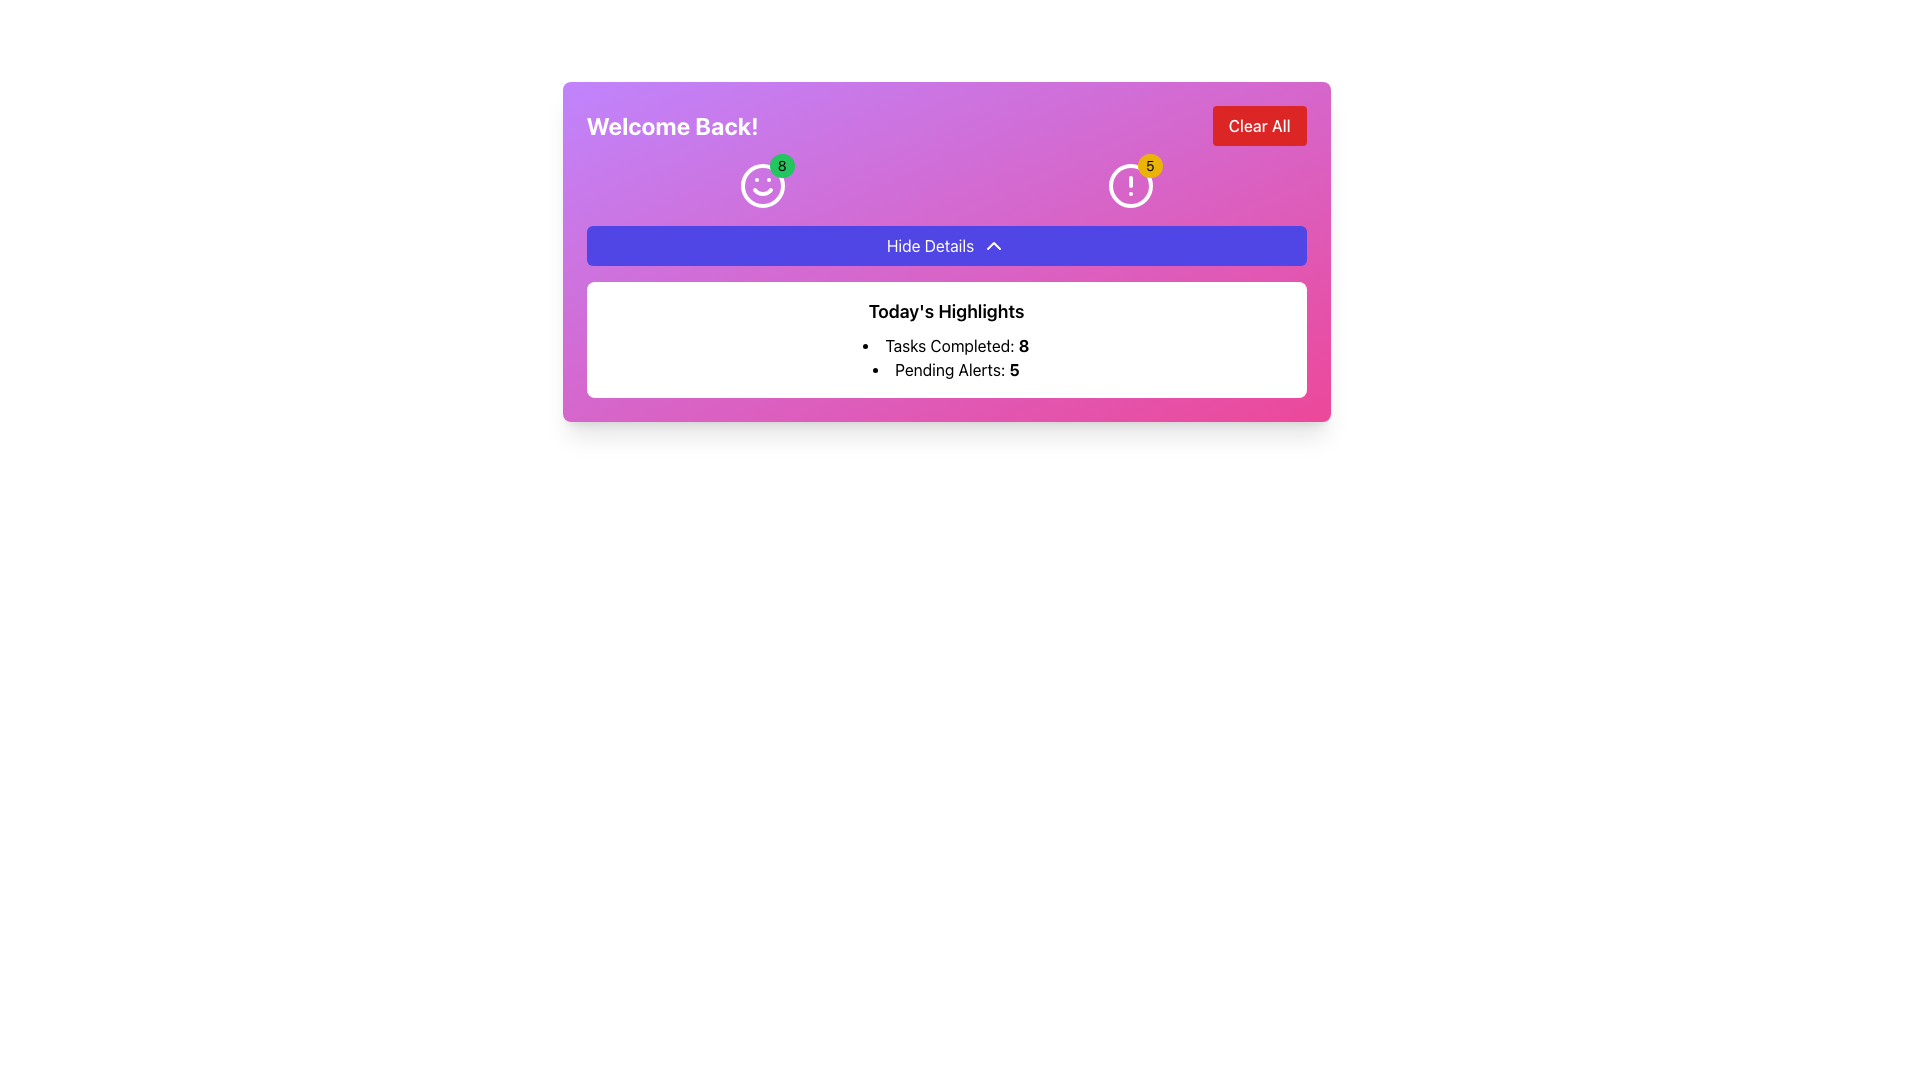  Describe the element at coordinates (1150, 164) in the screenshot. I see `number displayed on the Notification badge located at the top-right corner of the circular icon with an exclamation mark inside, which is on the card that says 'Welcome Back!'` at that location.